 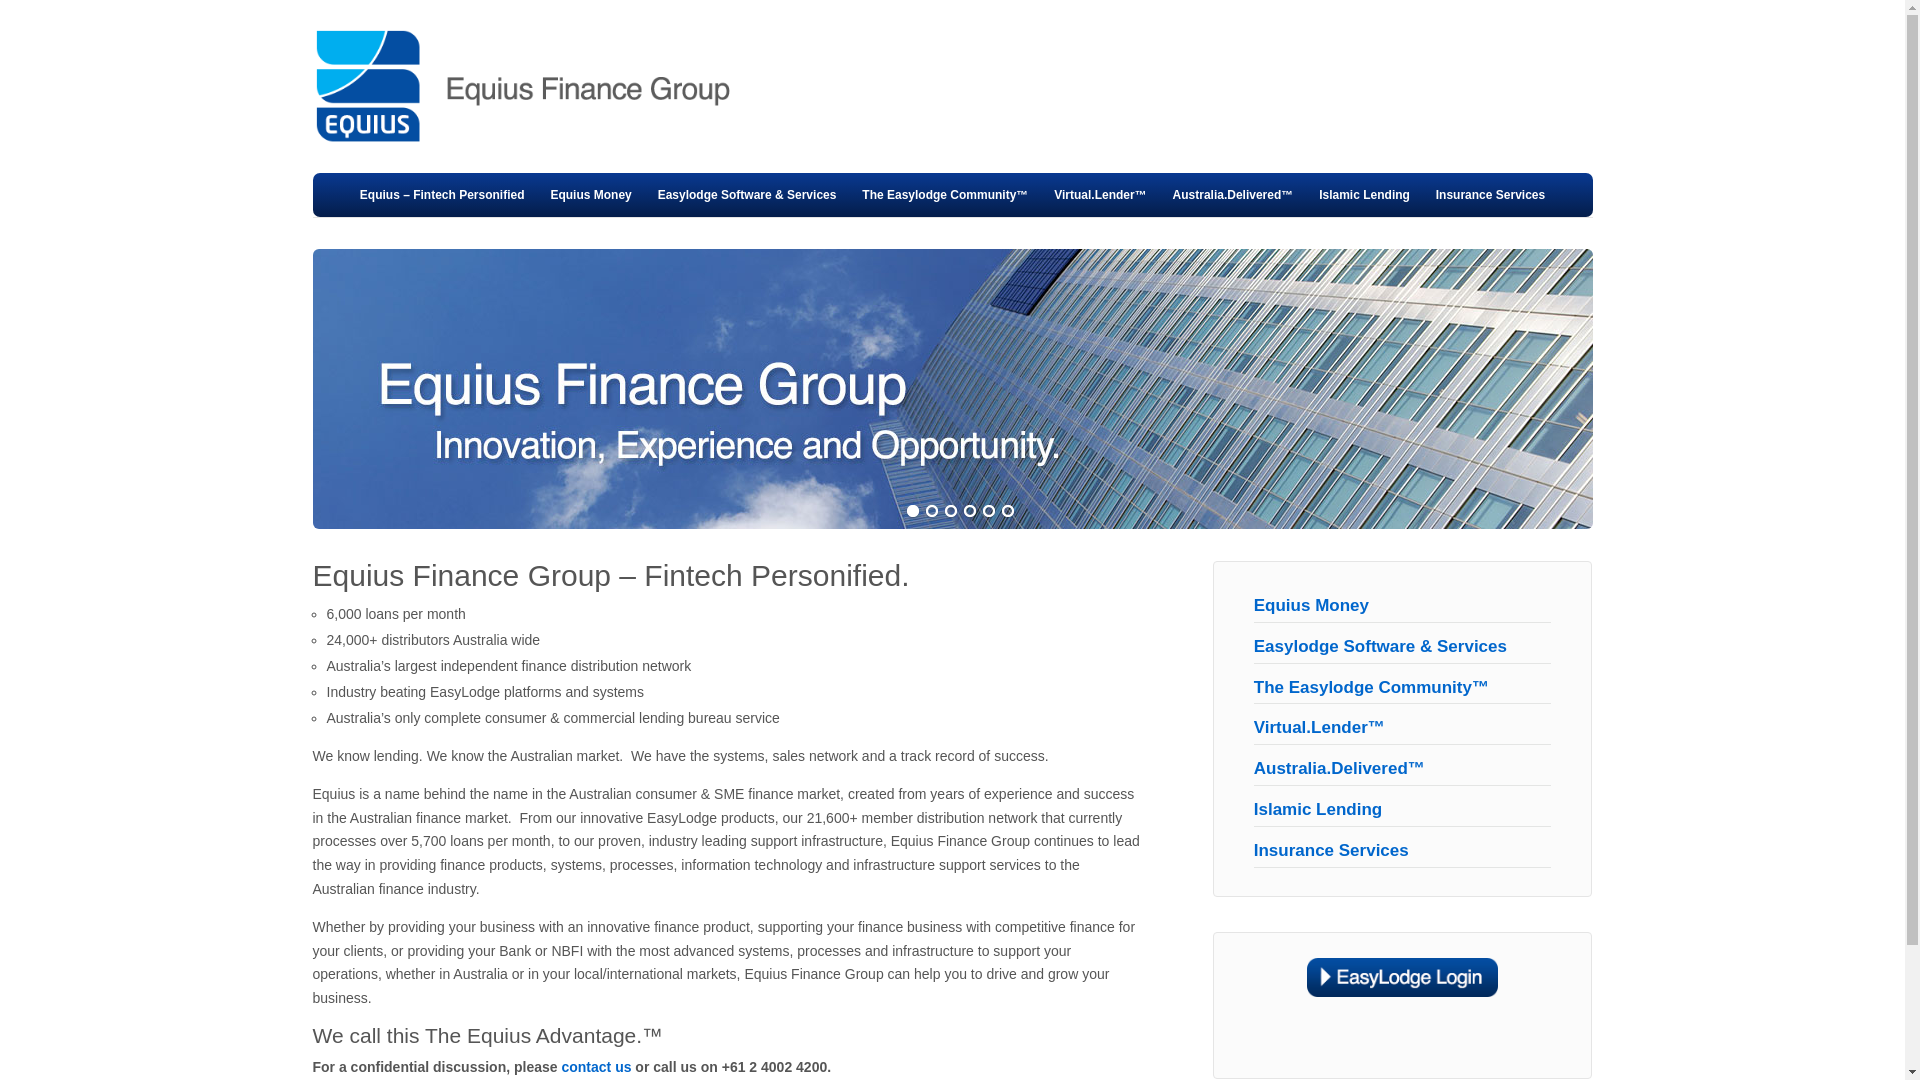 I want to click on 'Easylodge Software & Services', so click(x=1379, y=646).